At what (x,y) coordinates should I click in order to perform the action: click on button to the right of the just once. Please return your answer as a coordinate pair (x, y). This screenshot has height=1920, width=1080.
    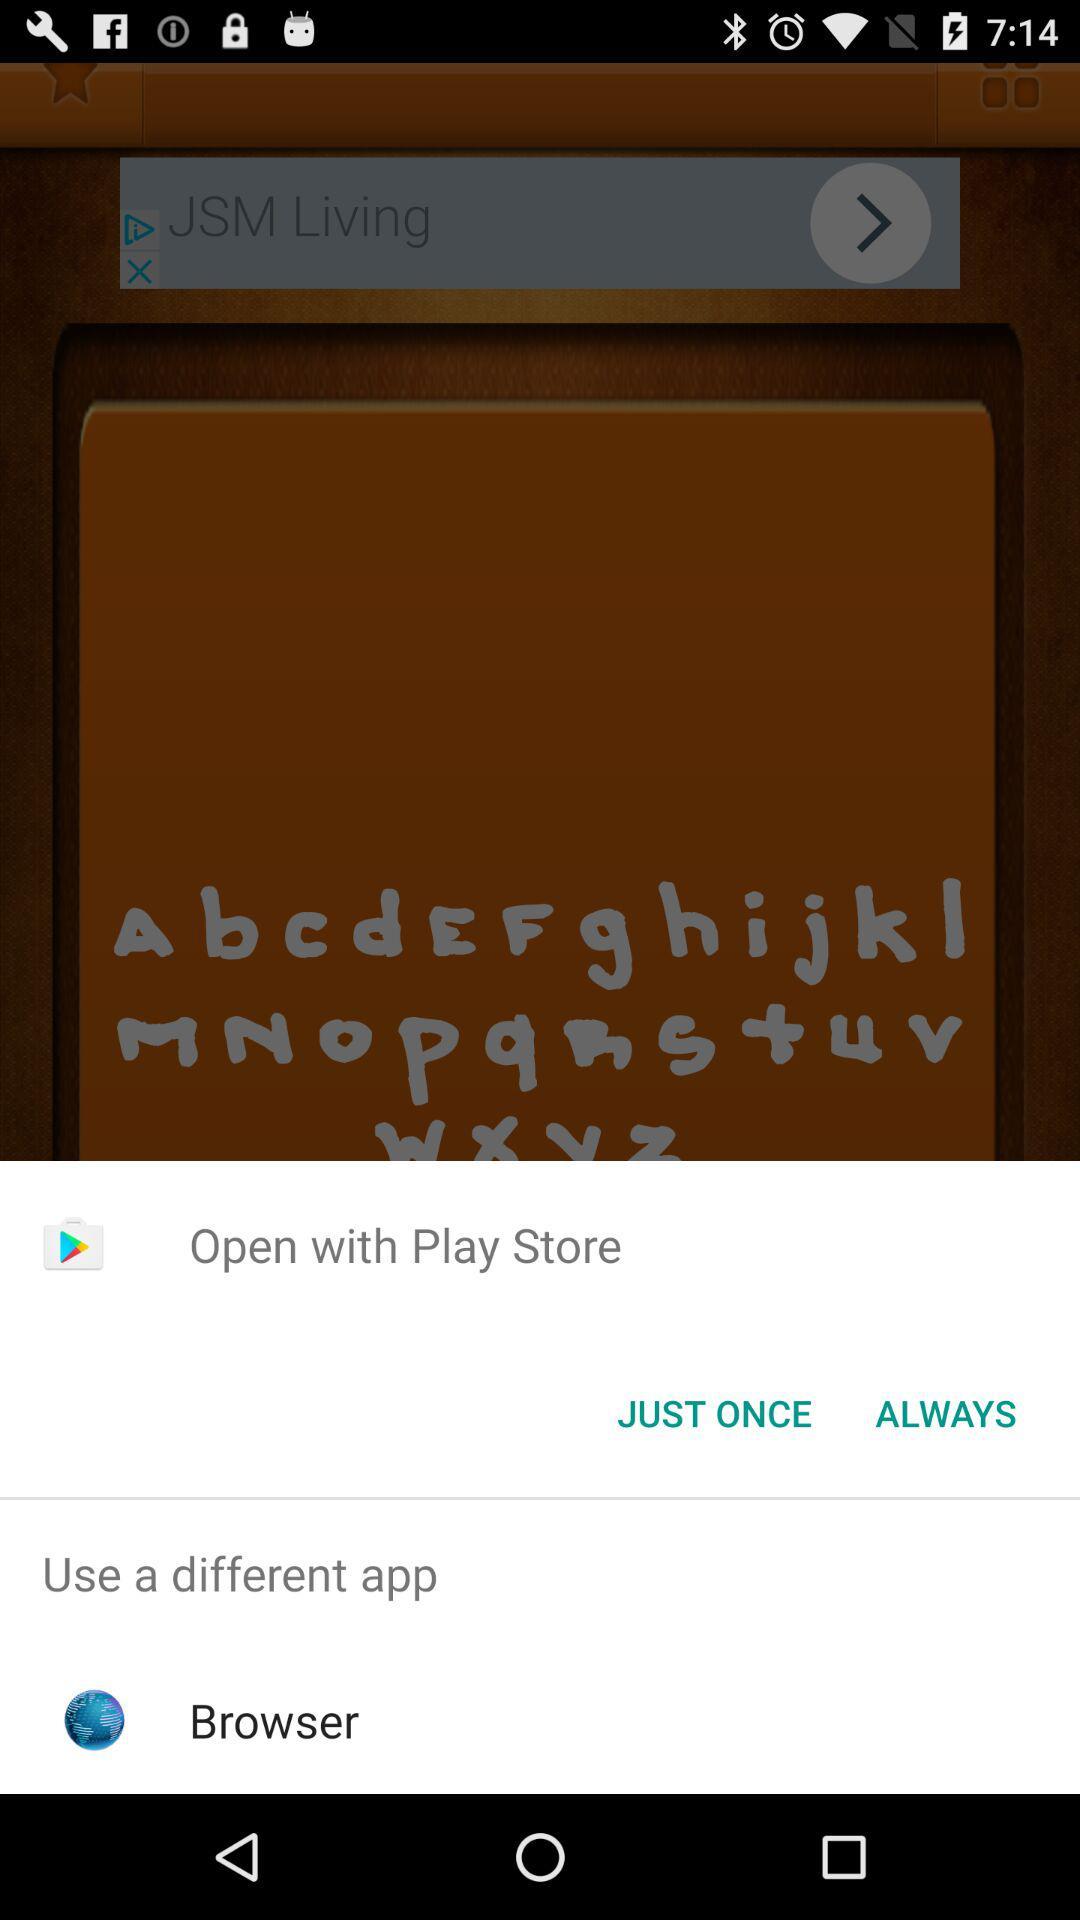
    Looking at the image, I should click on (945, 1411).